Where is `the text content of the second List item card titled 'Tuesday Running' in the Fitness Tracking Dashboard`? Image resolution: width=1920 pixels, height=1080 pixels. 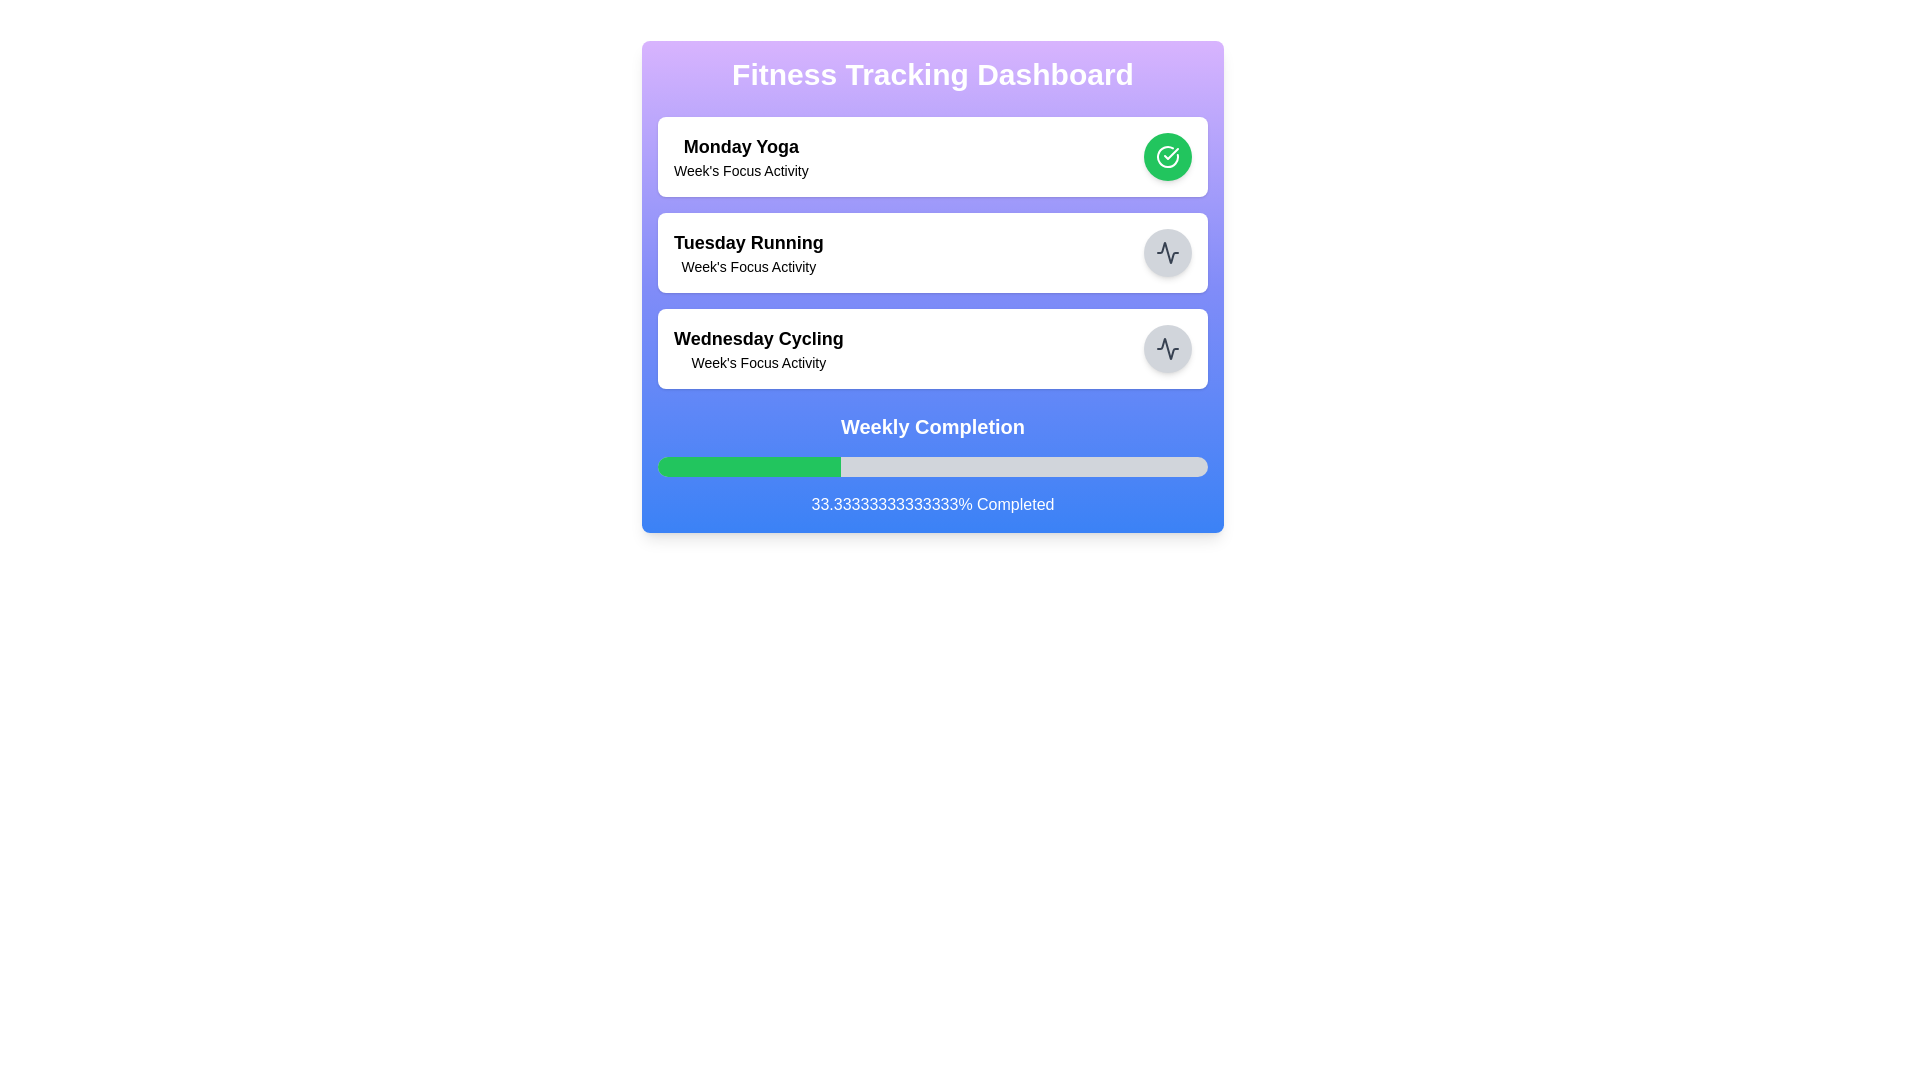 the text content of the second List item card titled 'Tuesday Running' in the Fitness Tracking Dashboard is located at coordinates (931, 252).